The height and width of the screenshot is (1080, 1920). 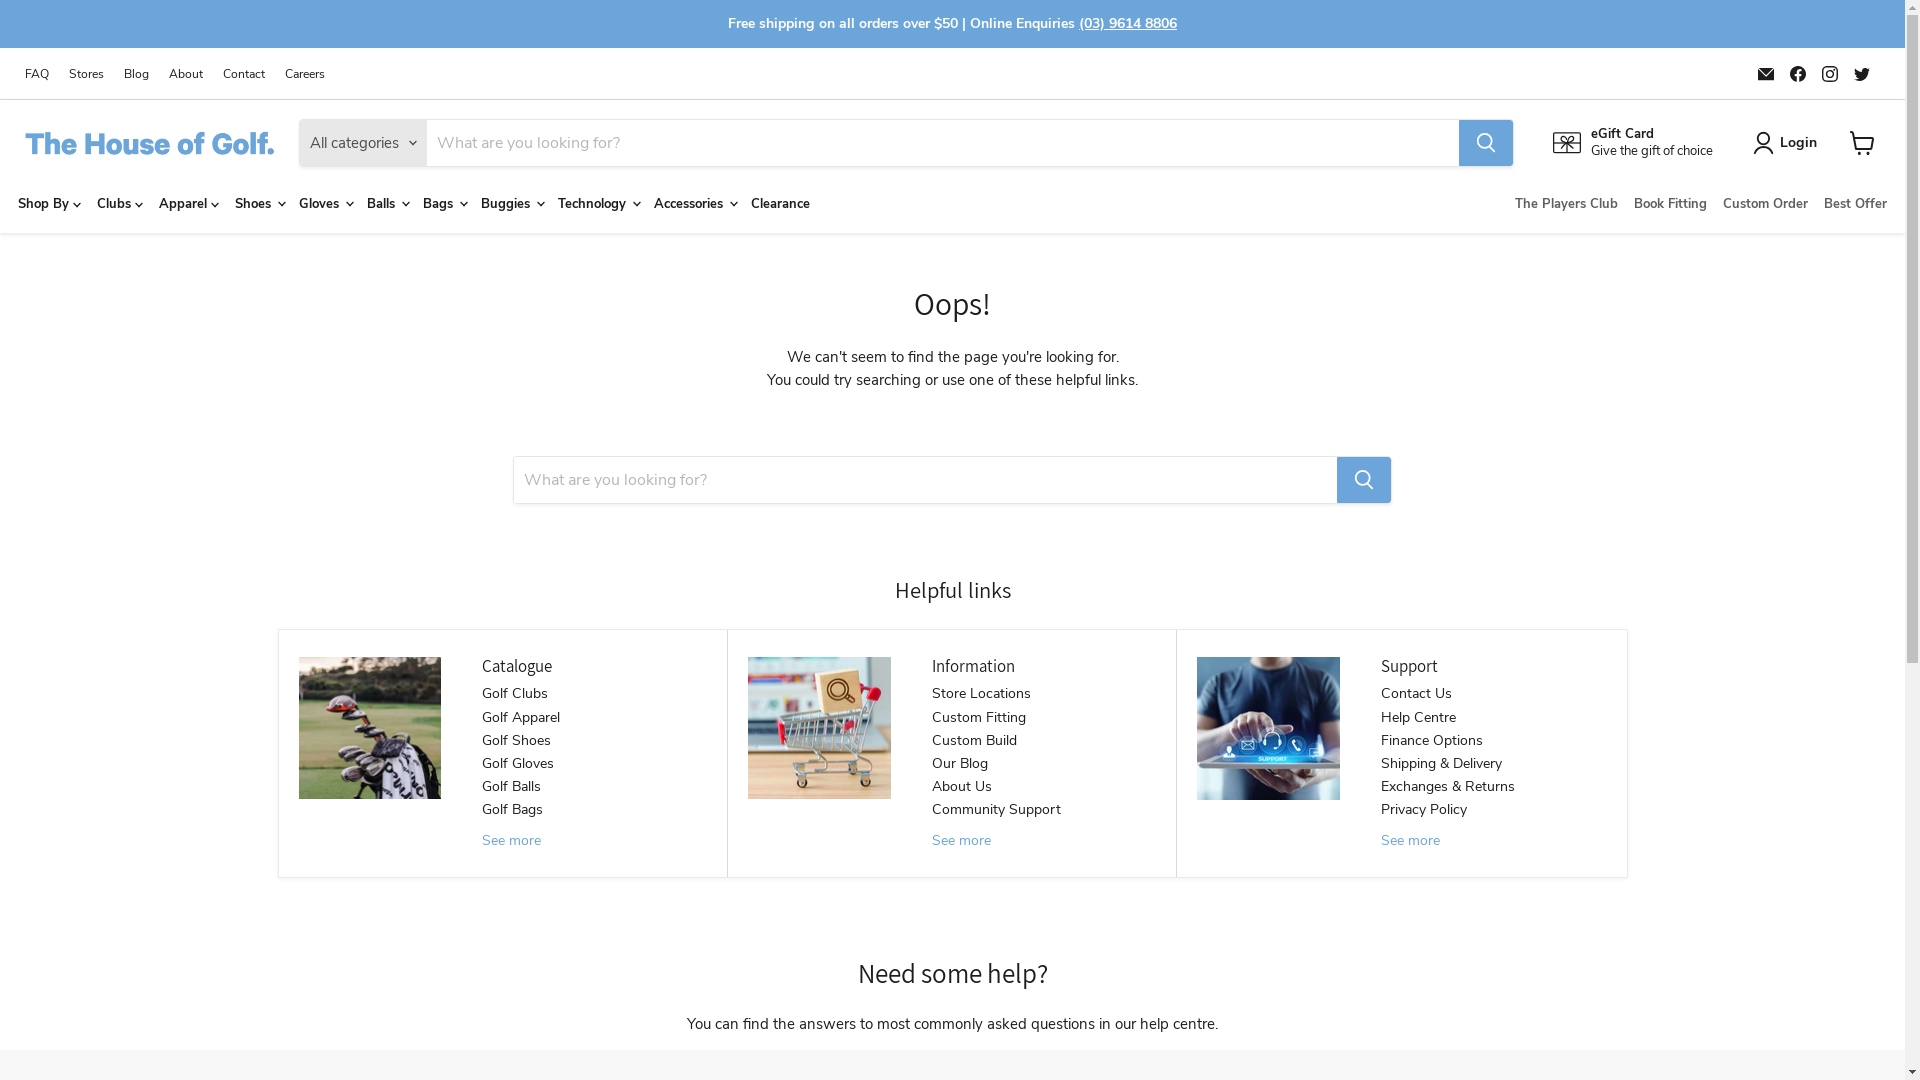 I want to click on 'See more', so click(x=481, y=840).